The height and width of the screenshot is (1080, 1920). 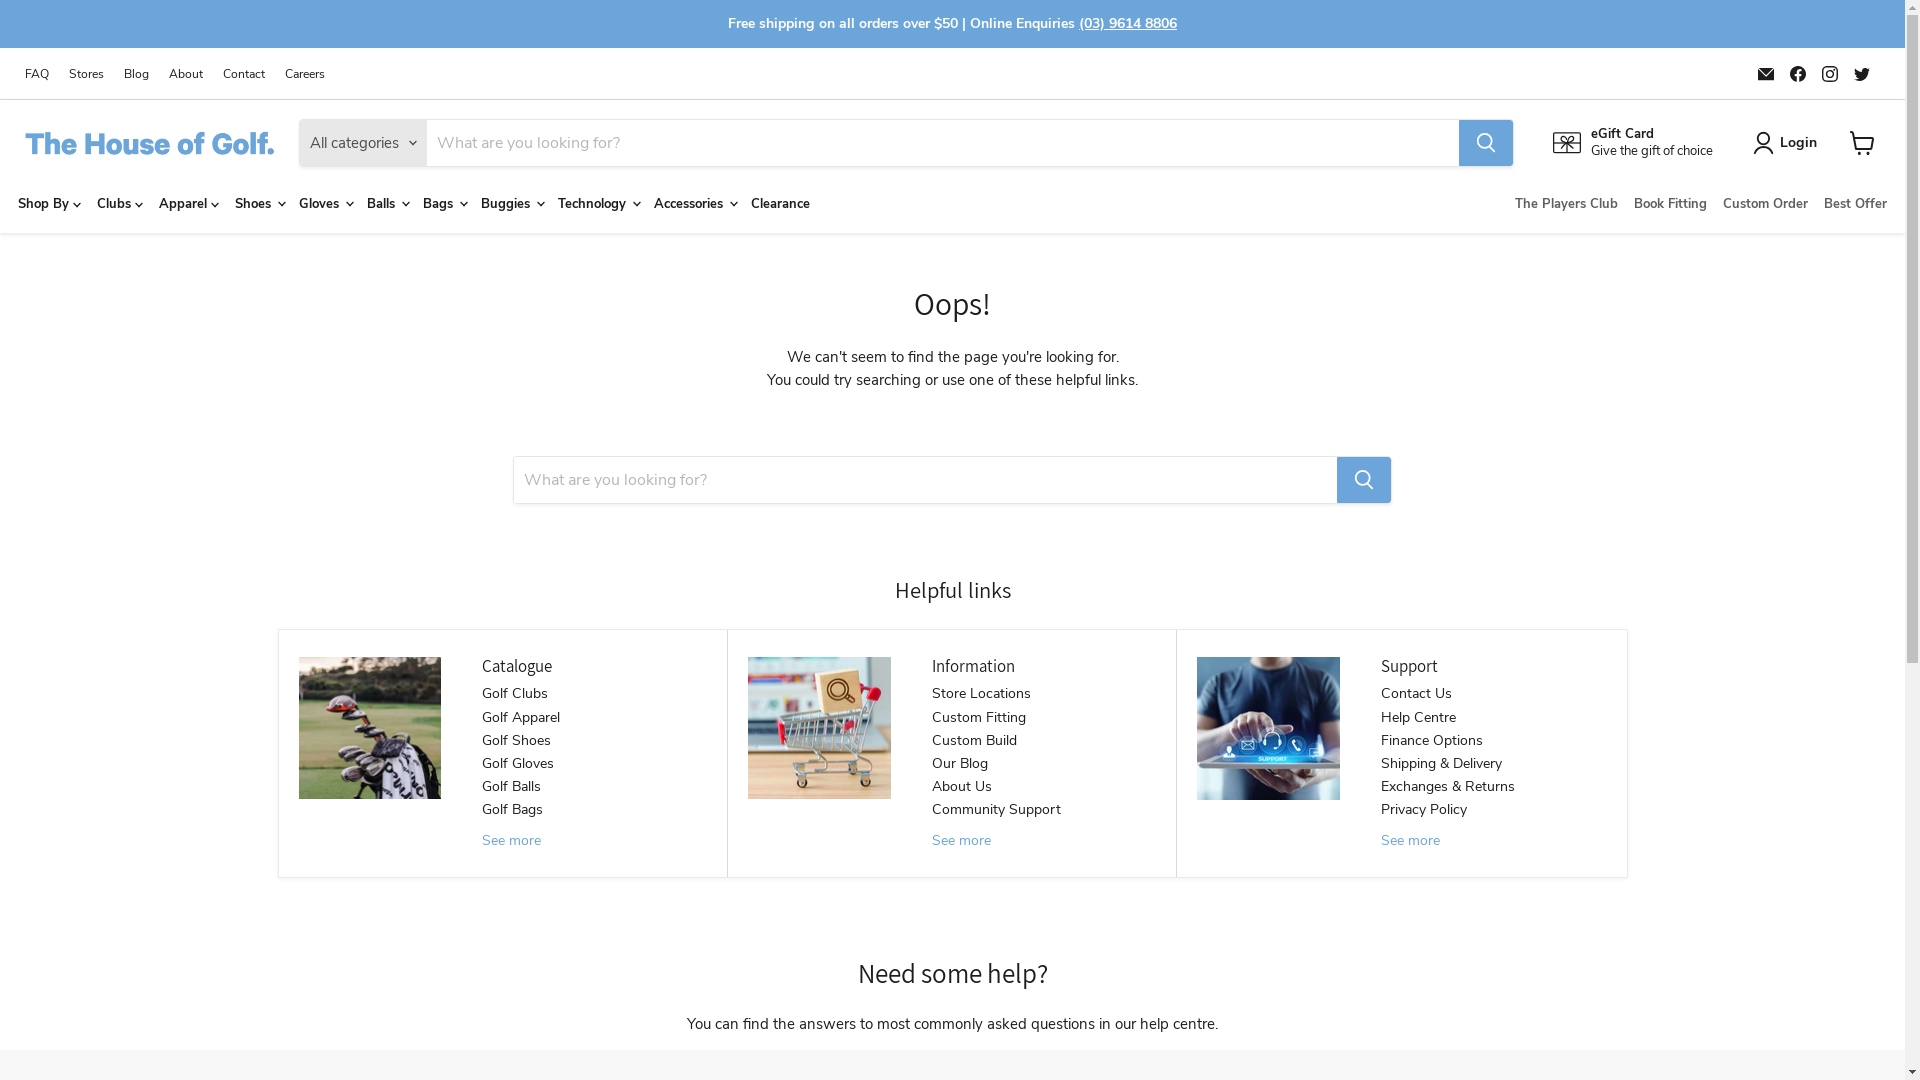 I want to click on 'See more', so click(x=481, y=840).